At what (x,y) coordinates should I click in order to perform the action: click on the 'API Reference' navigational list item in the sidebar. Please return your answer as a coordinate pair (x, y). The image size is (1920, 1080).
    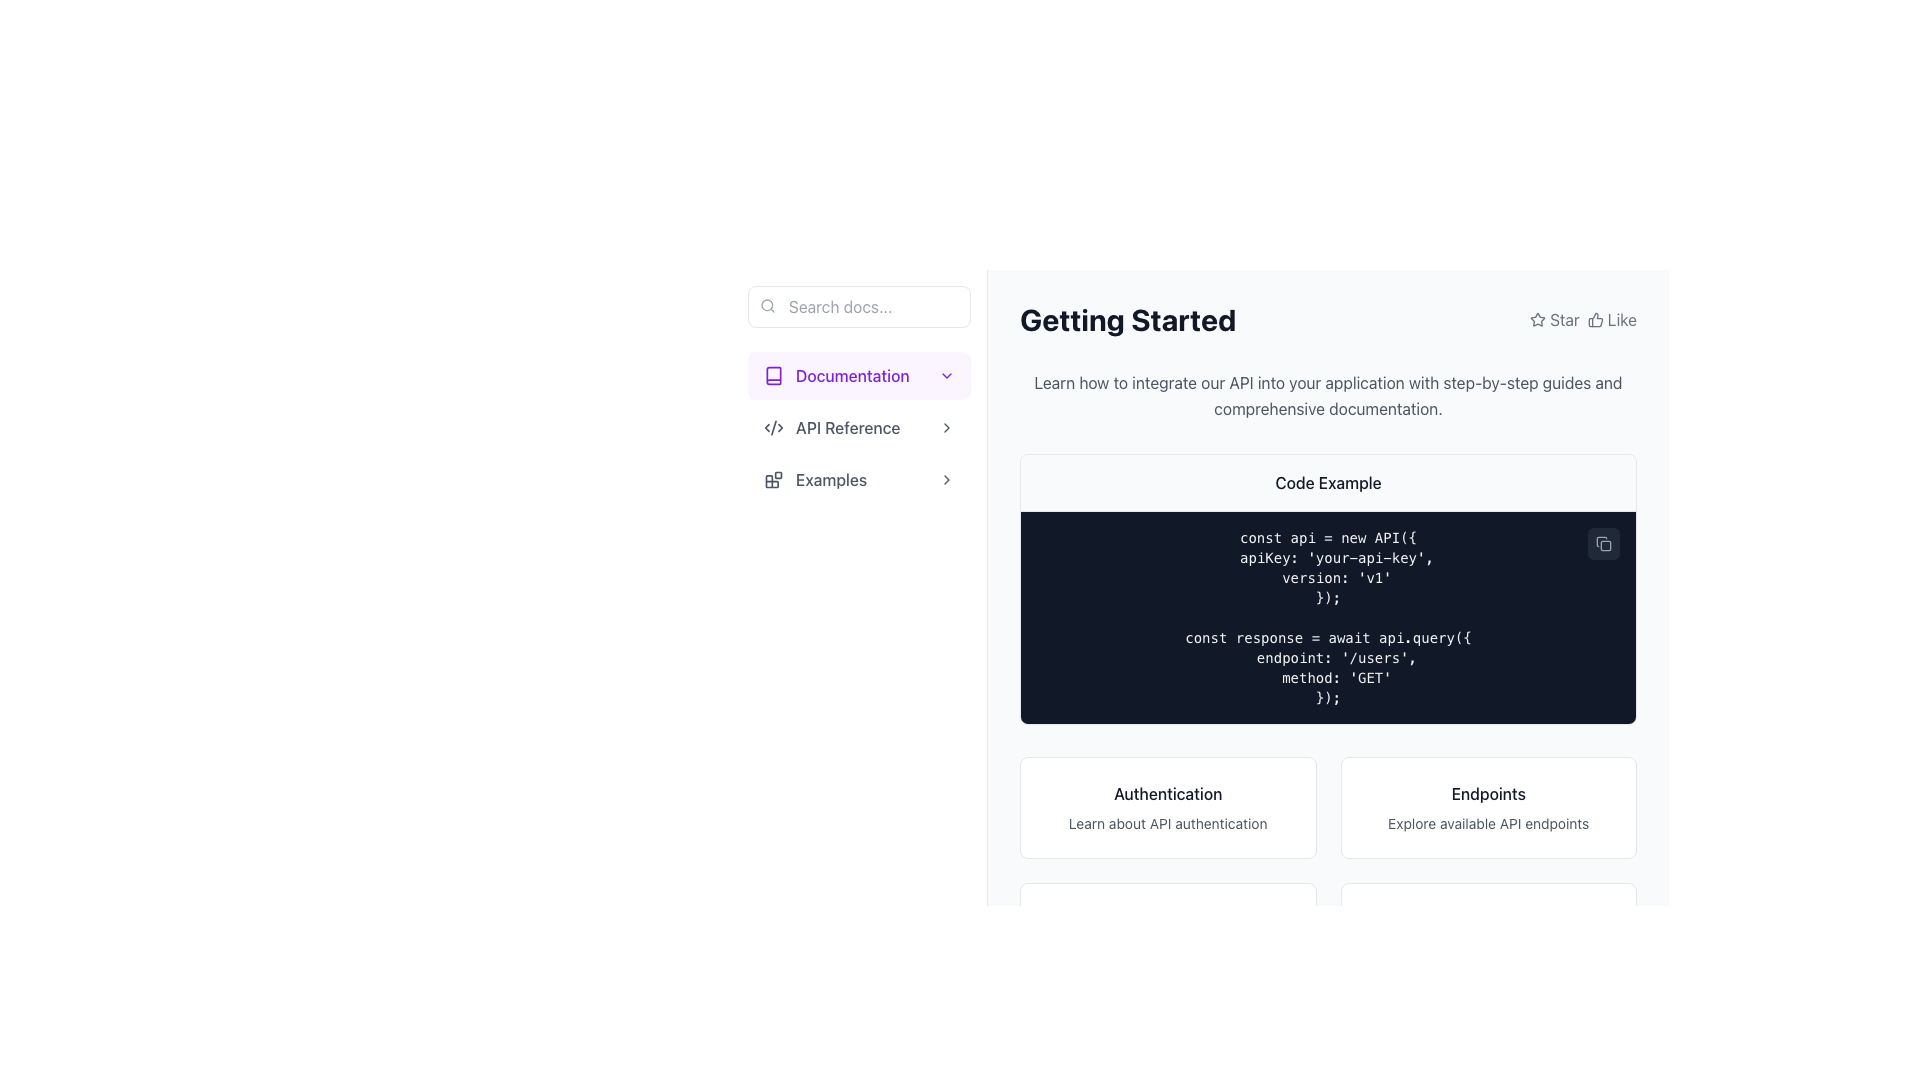
    Looking at the image, I should click on (859, 427).